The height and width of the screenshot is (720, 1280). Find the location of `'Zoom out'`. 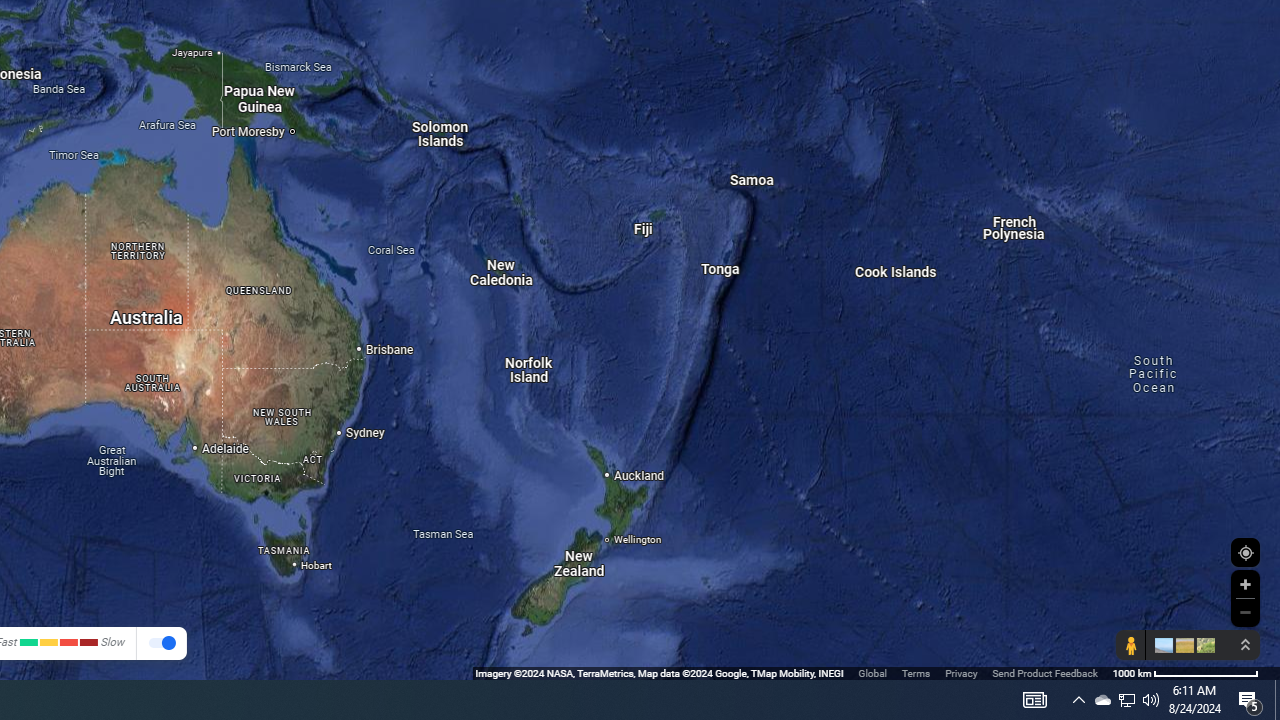

'Zoom out' is located at coordinates (1244, 611).